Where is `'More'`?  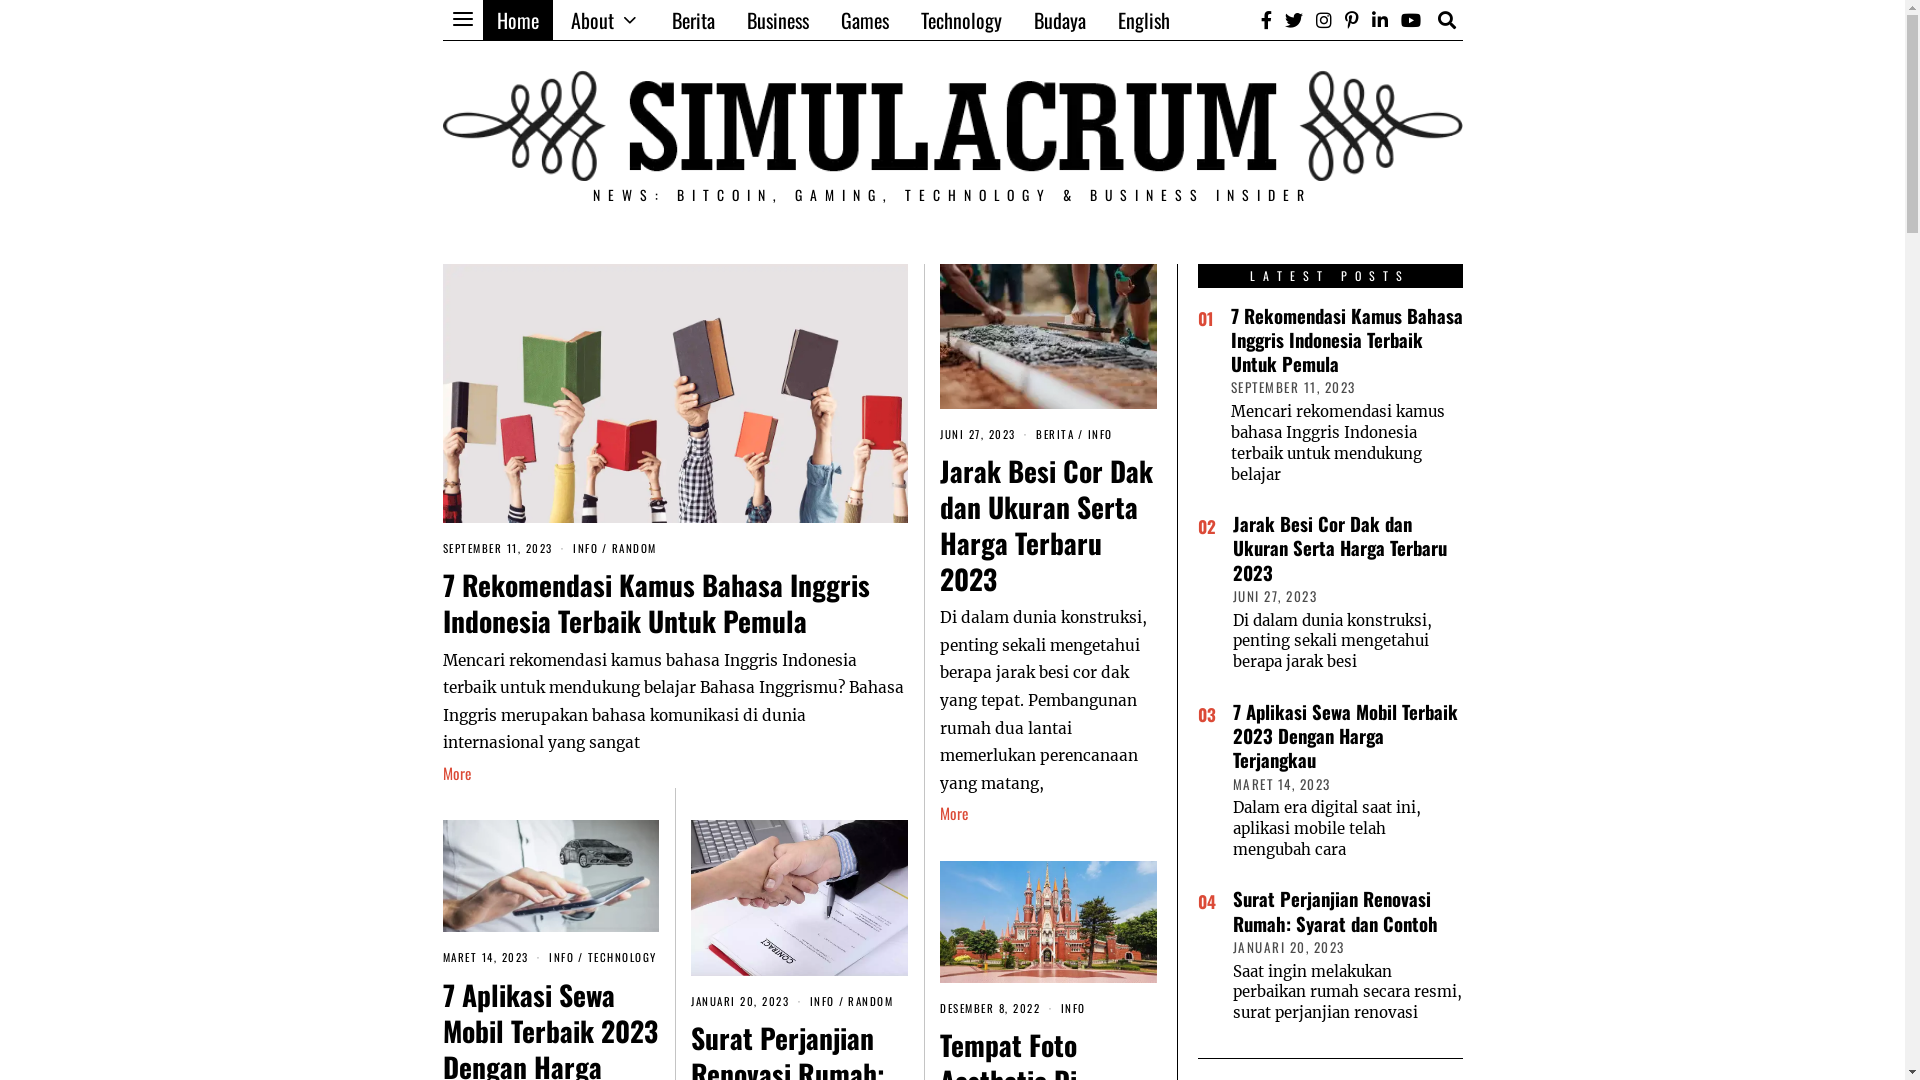
'More' is located at coordinates (953, 813).